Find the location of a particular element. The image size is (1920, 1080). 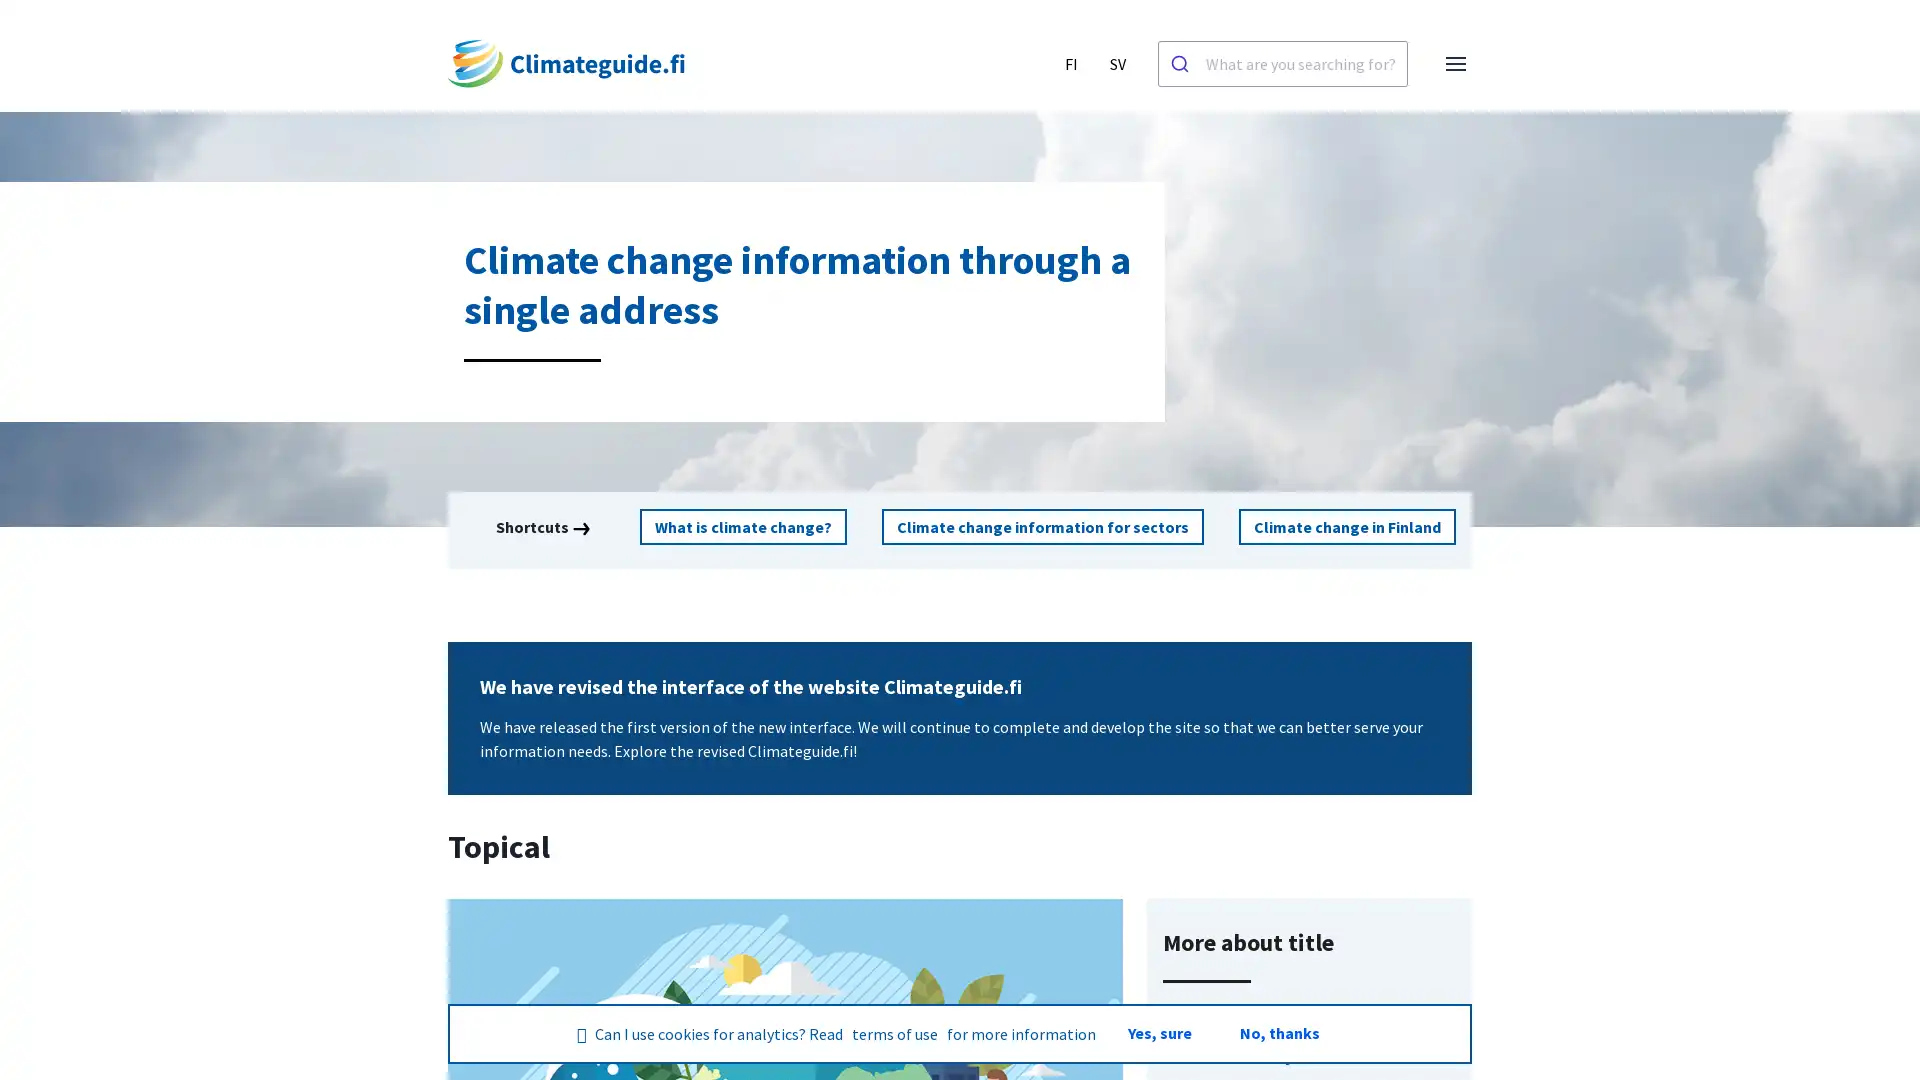

Submit is located at coordinates (1182, 63).